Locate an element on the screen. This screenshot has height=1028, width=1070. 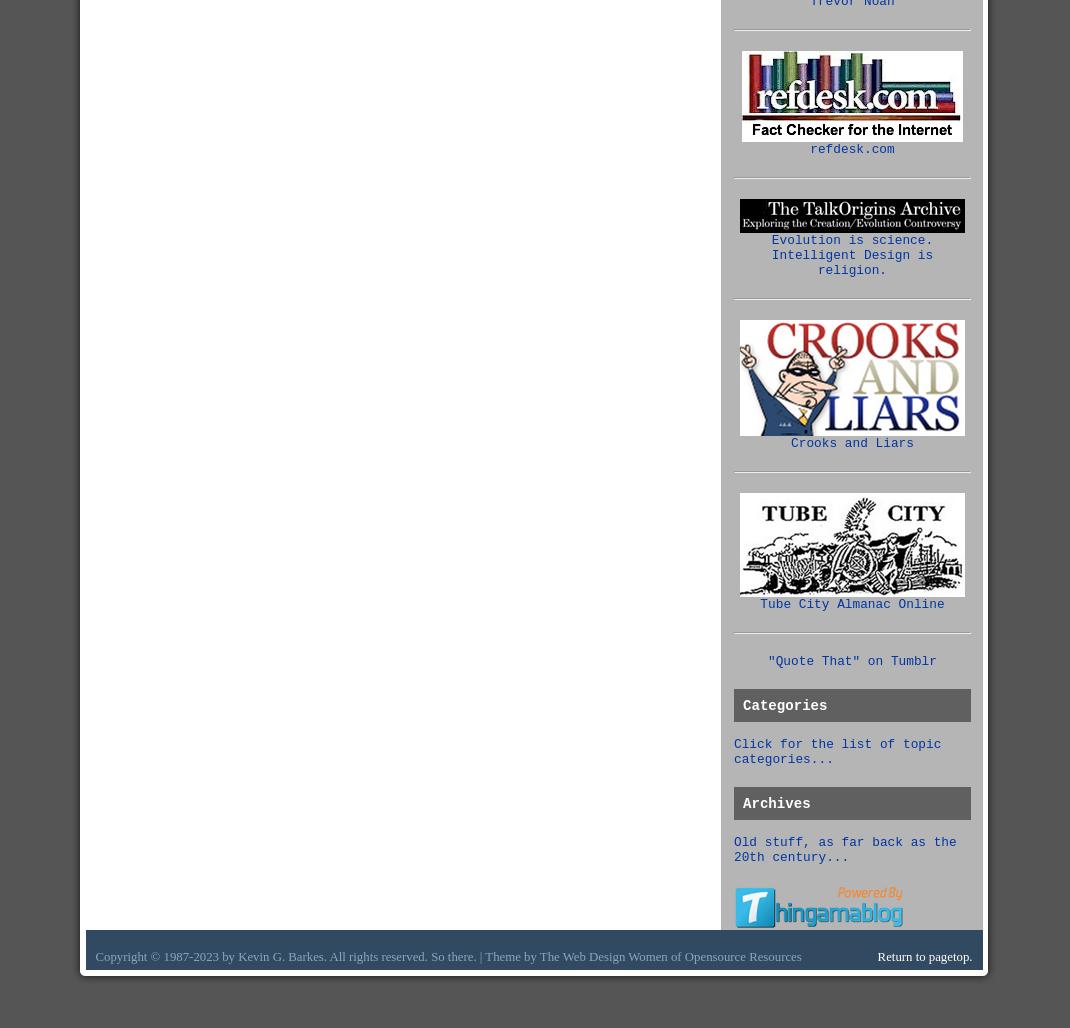
'Return to pagetop.' is located at coordinates (876, 956).